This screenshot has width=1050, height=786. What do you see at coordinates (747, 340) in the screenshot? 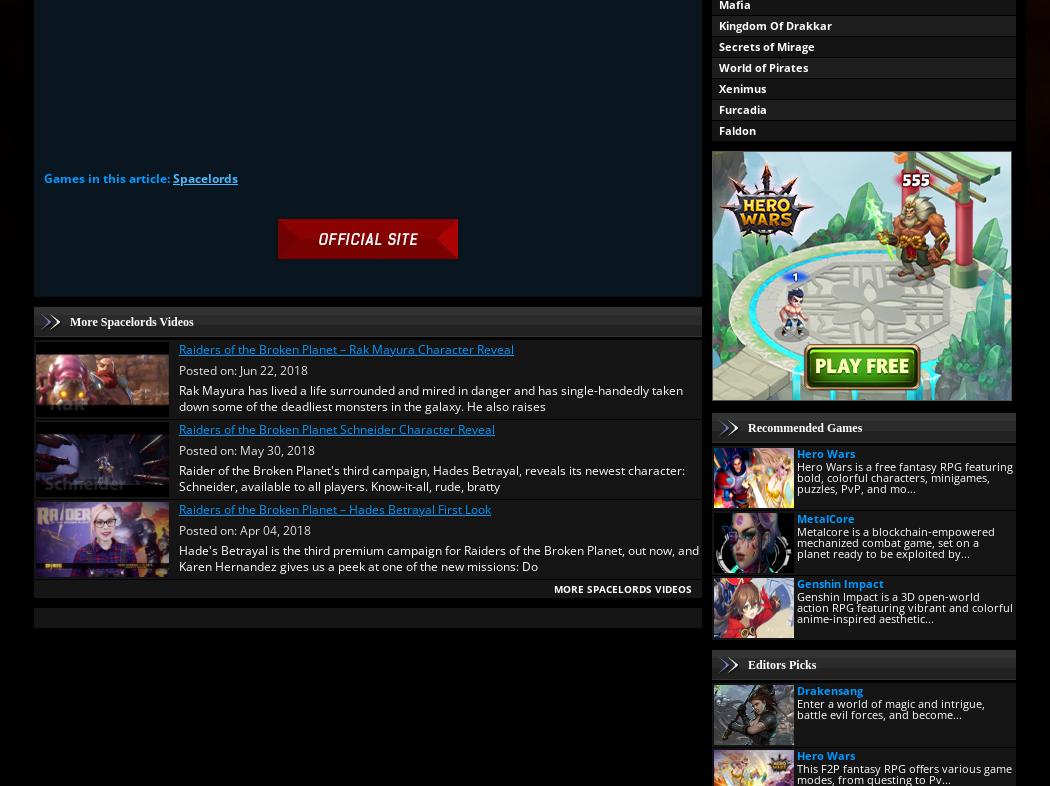
I see `'Ninja Wars'` at bounding box center [747, 340].